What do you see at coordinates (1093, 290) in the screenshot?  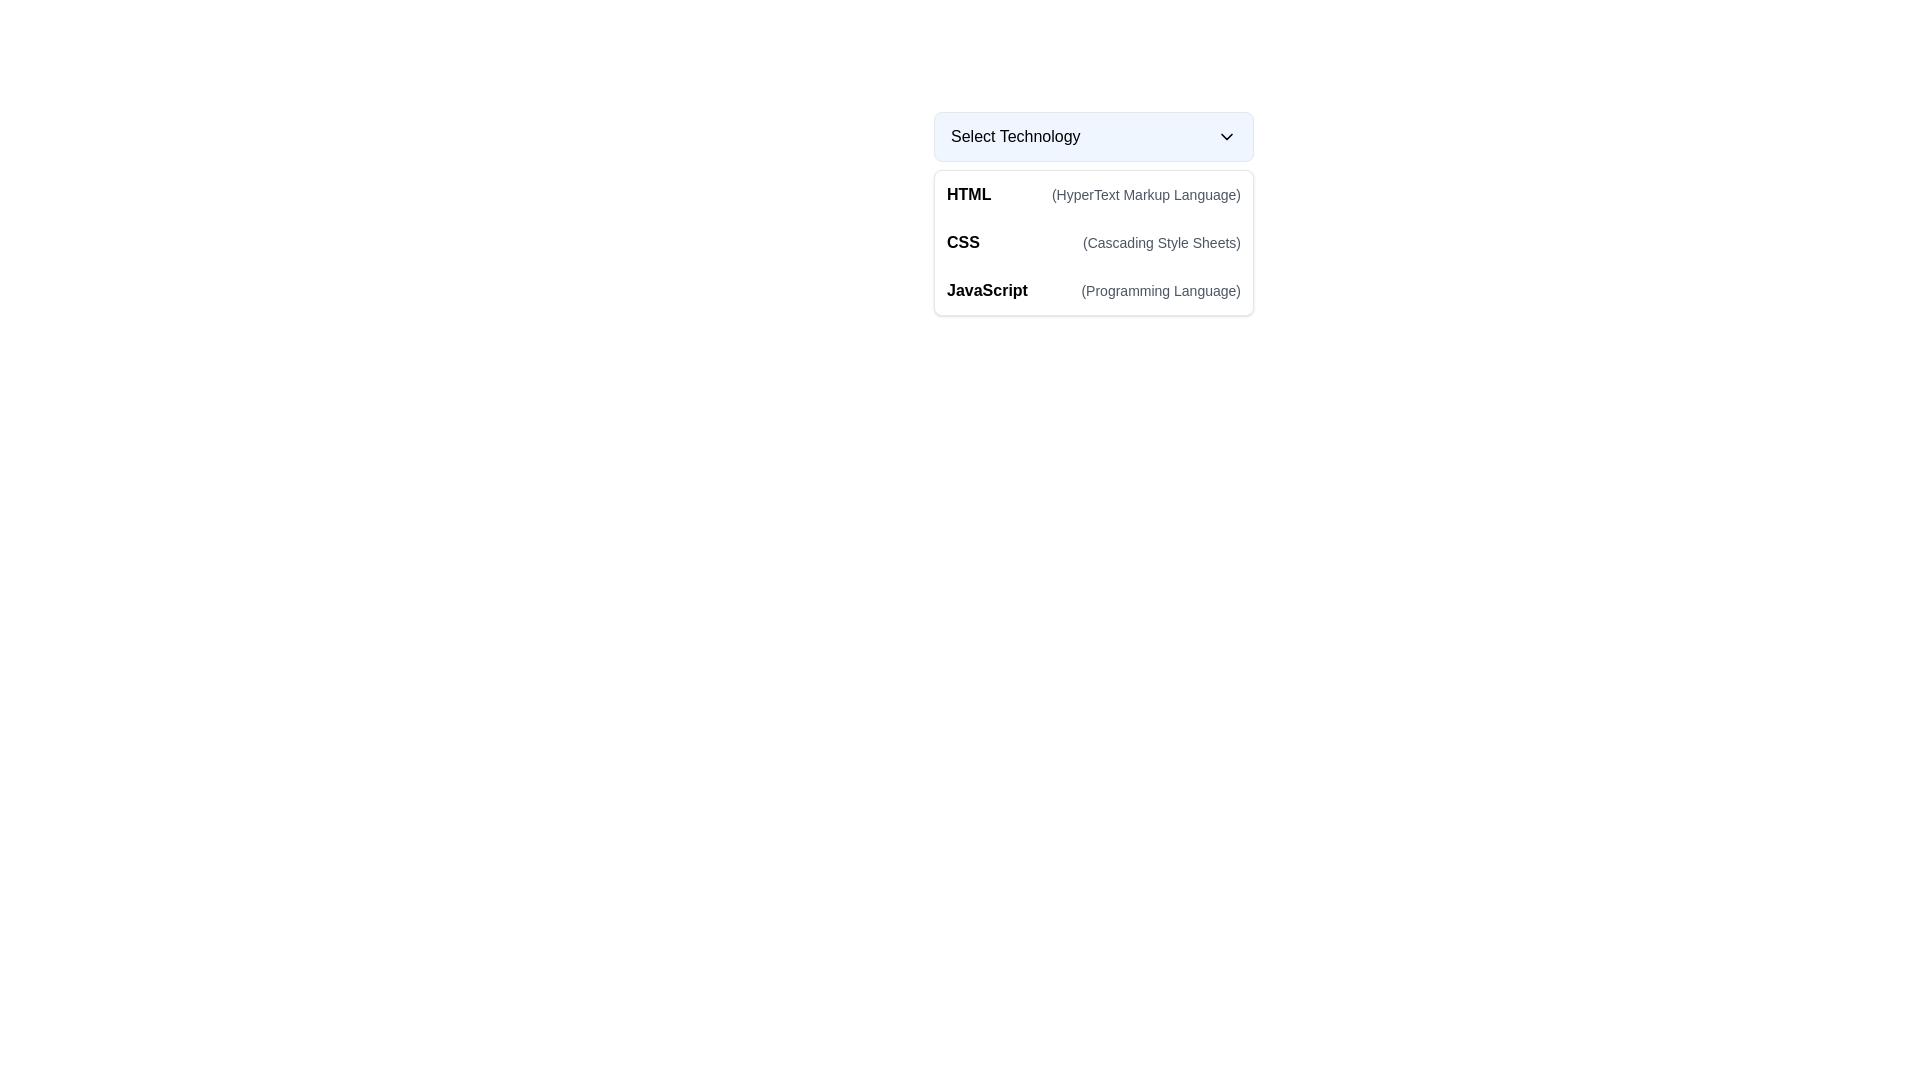 I see `the third item in the dropdown menu labeled 'Select Technology'` at bounding box center [1093, 290].